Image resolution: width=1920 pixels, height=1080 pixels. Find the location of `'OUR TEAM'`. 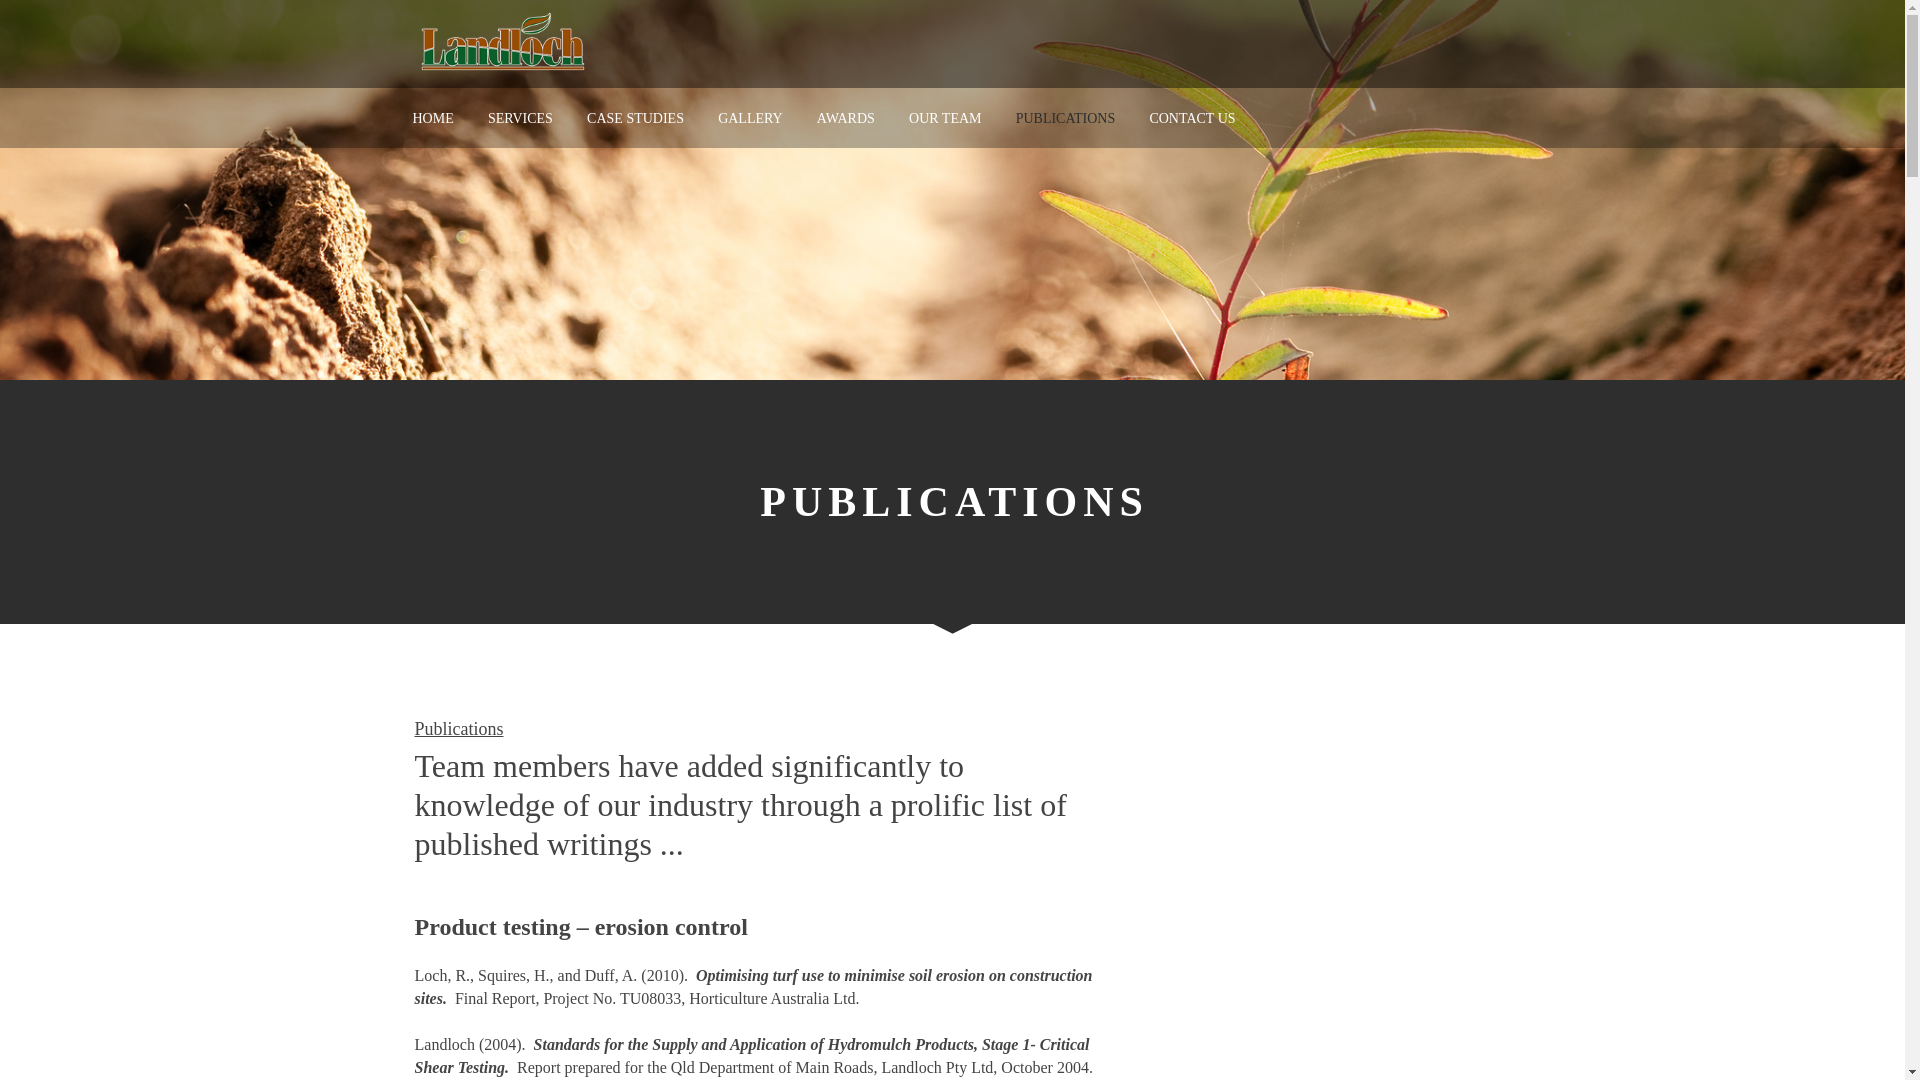

'OUR TEAM' is located at coordinates (907, 118).